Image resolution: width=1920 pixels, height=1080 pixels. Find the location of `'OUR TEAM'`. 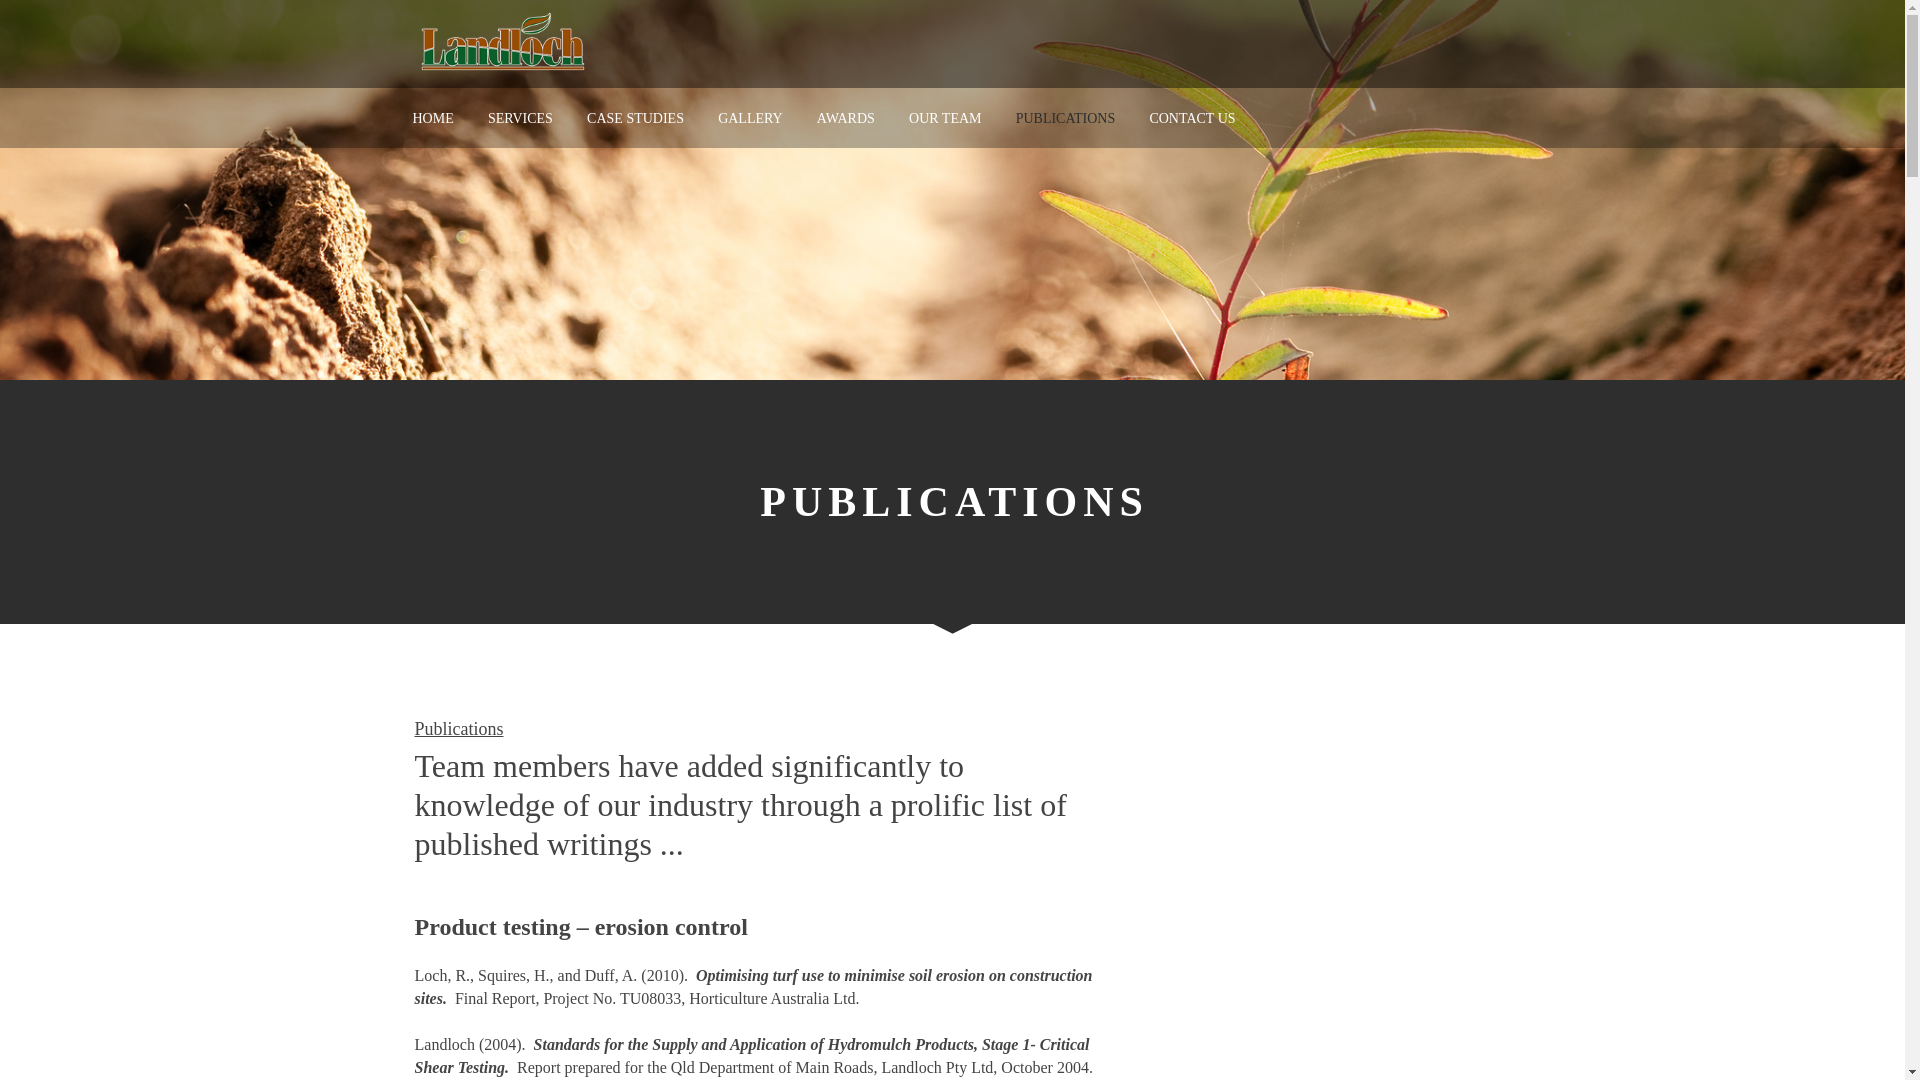

'OUR TEAM' is located at coordinates (907, 118).